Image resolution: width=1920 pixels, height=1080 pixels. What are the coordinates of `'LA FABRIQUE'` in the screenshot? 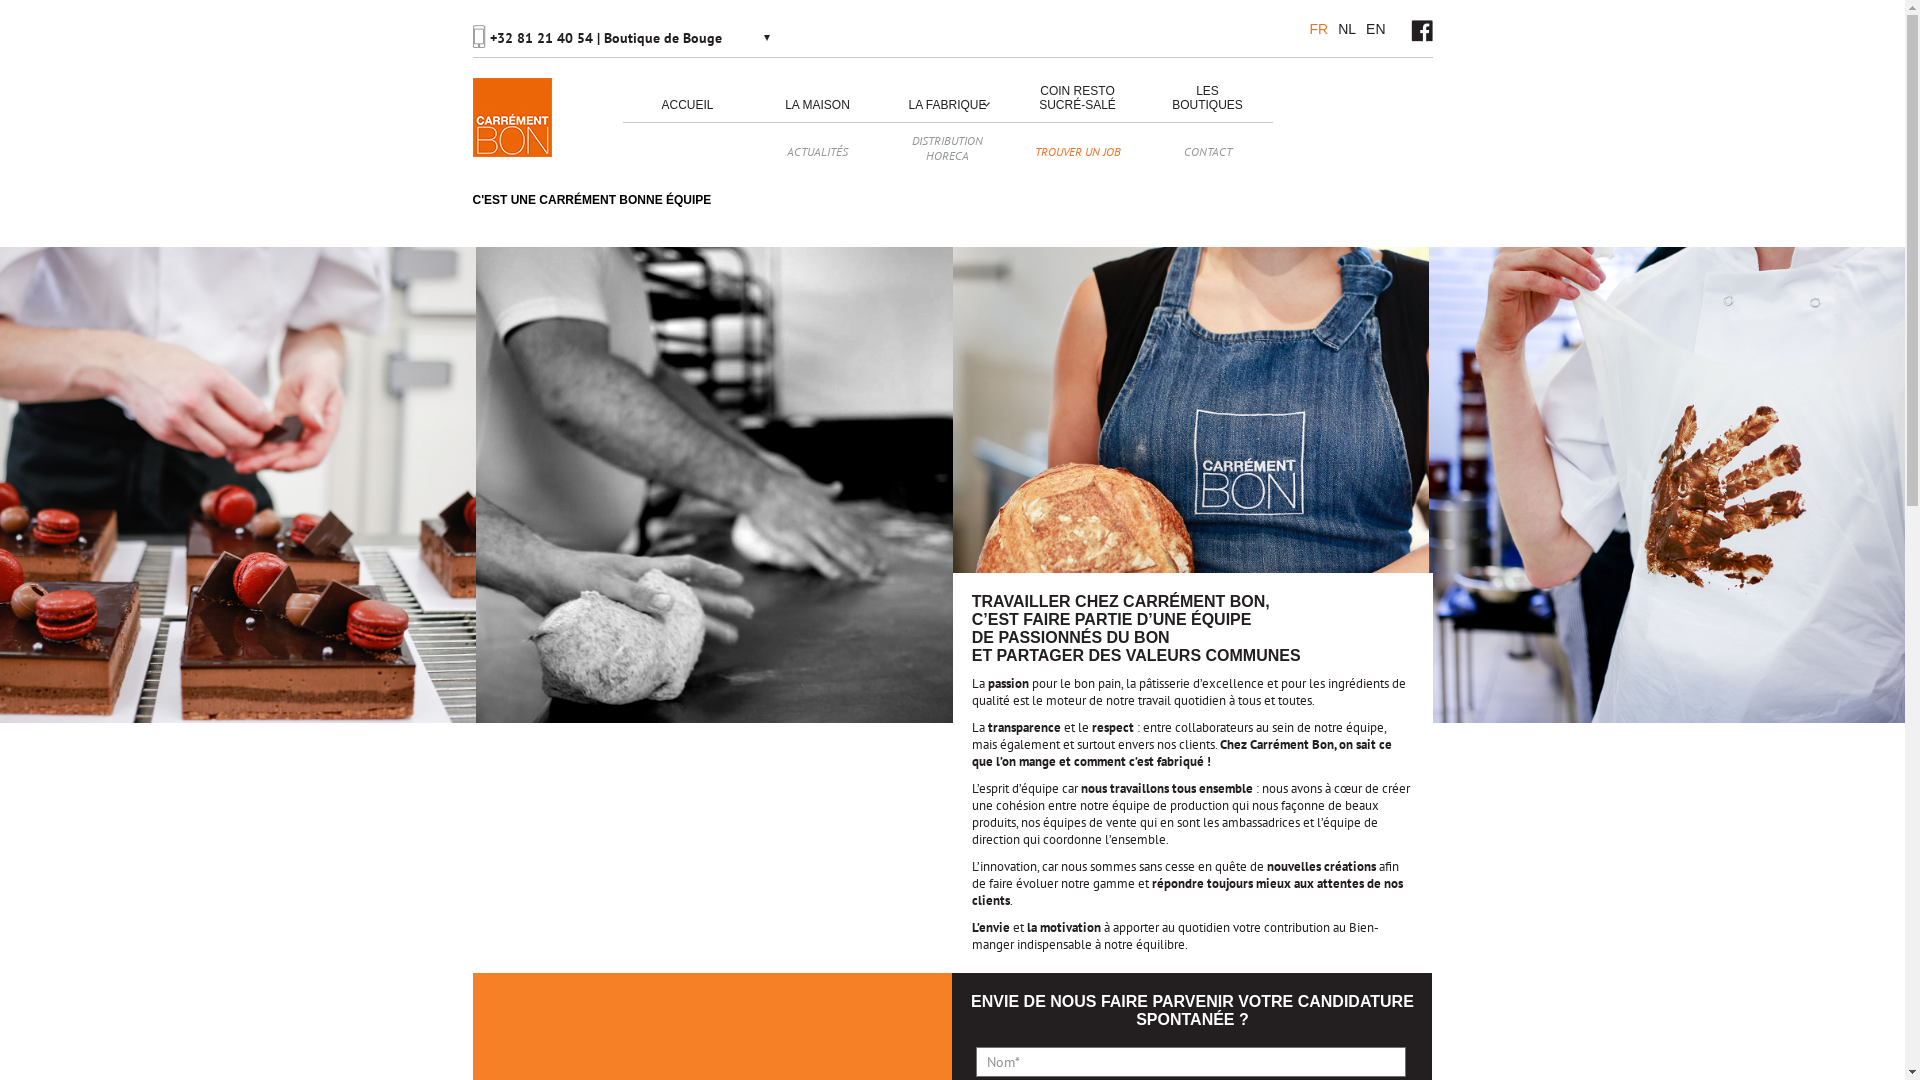 It's located at (881, 100).